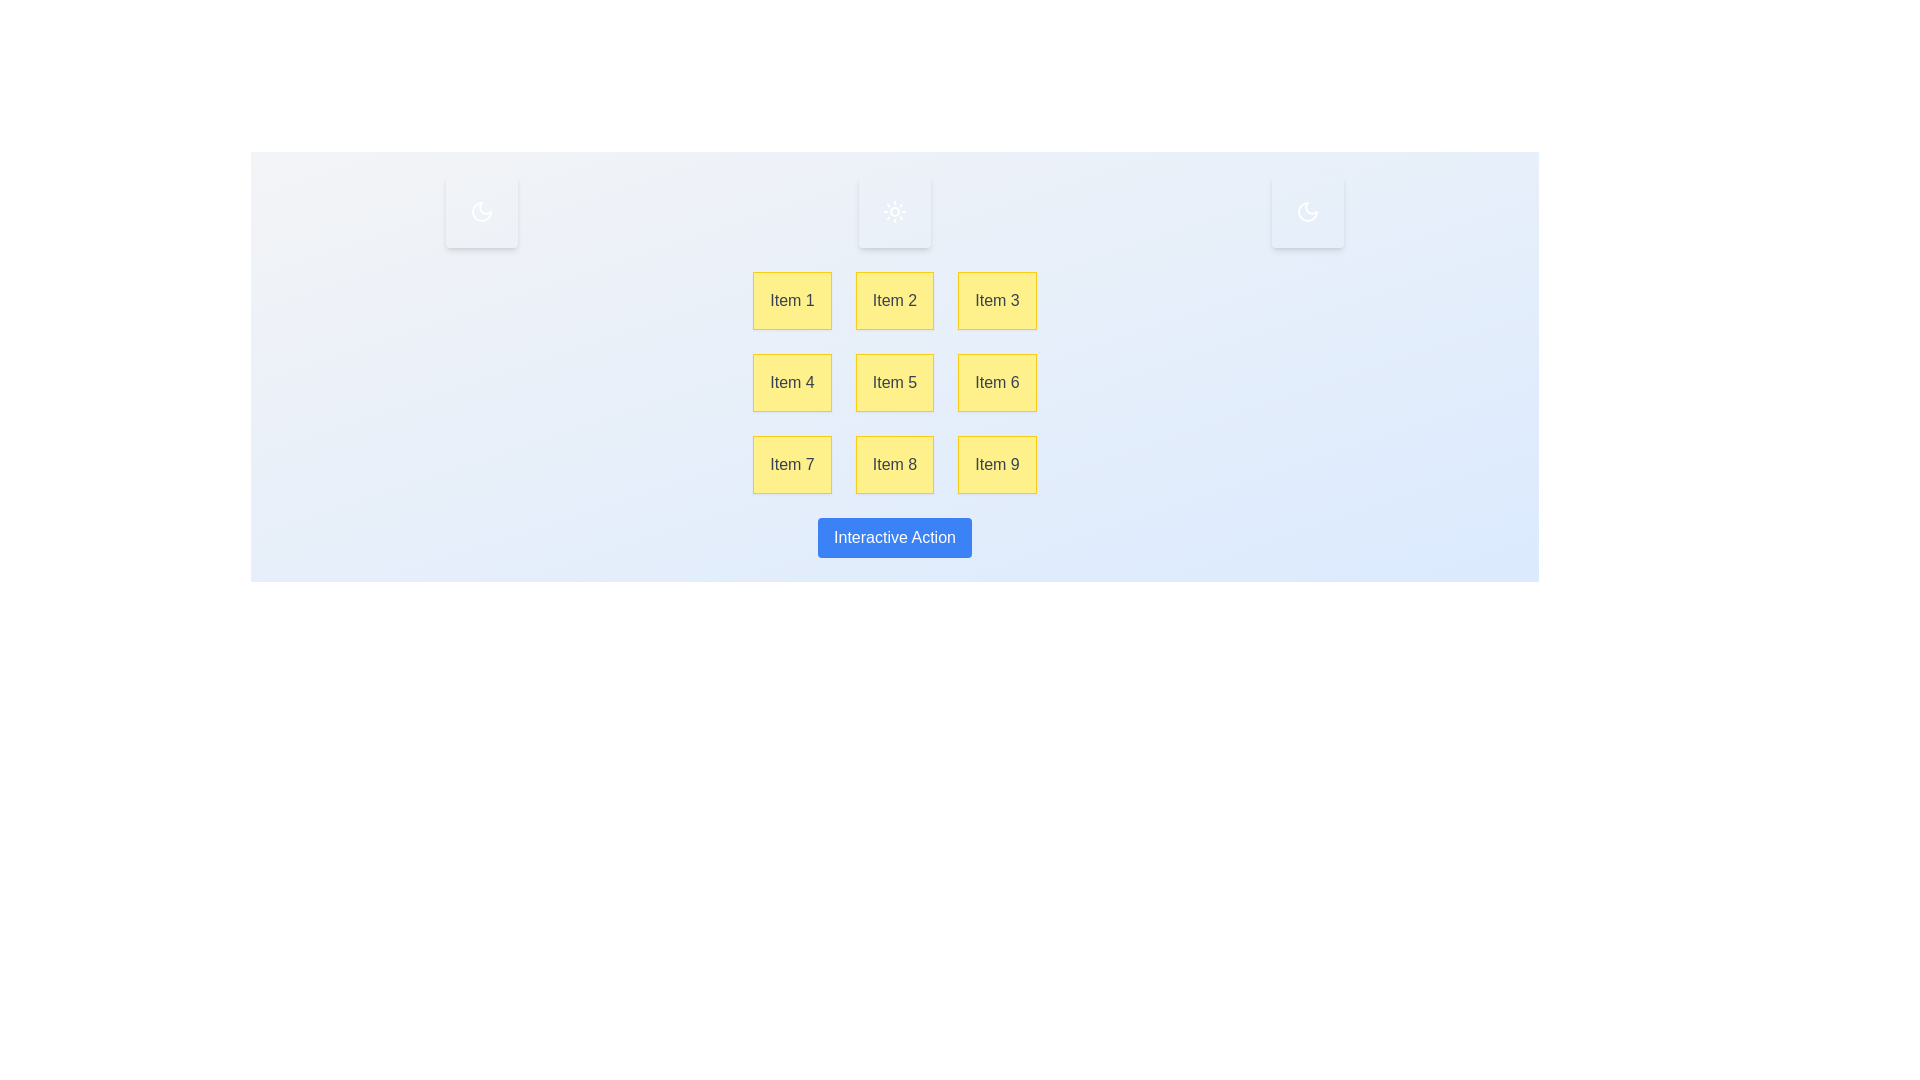 This screenshot has height=1080, width=1920. Describe the element at coordinates (893, 300) in the screenshot. I see `the static Text Label that identifies the second item in a sequence, labeled 'Item 2', located in the top-middle cell of a grid within a yellow rectangular box` at that location.